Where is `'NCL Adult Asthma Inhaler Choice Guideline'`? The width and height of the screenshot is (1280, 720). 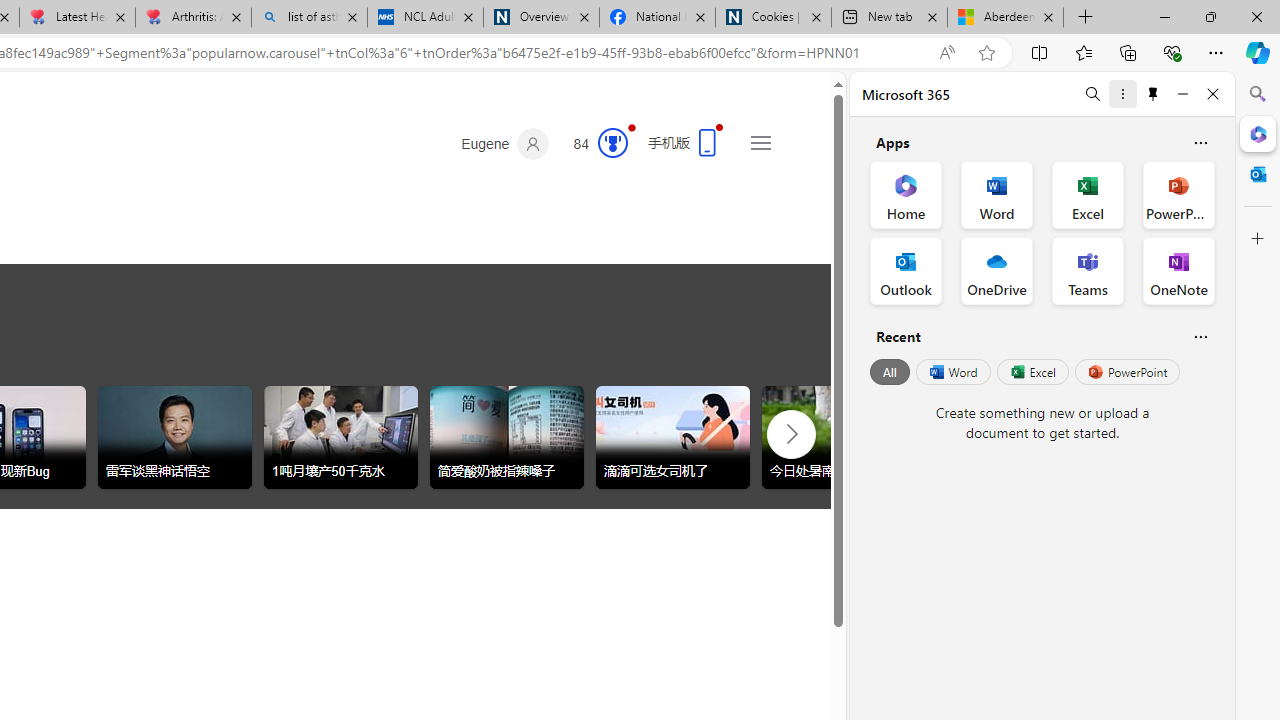
'NCL Adult Asthma Inhaler Choice Guideline' is located at coordinates (423, 17).